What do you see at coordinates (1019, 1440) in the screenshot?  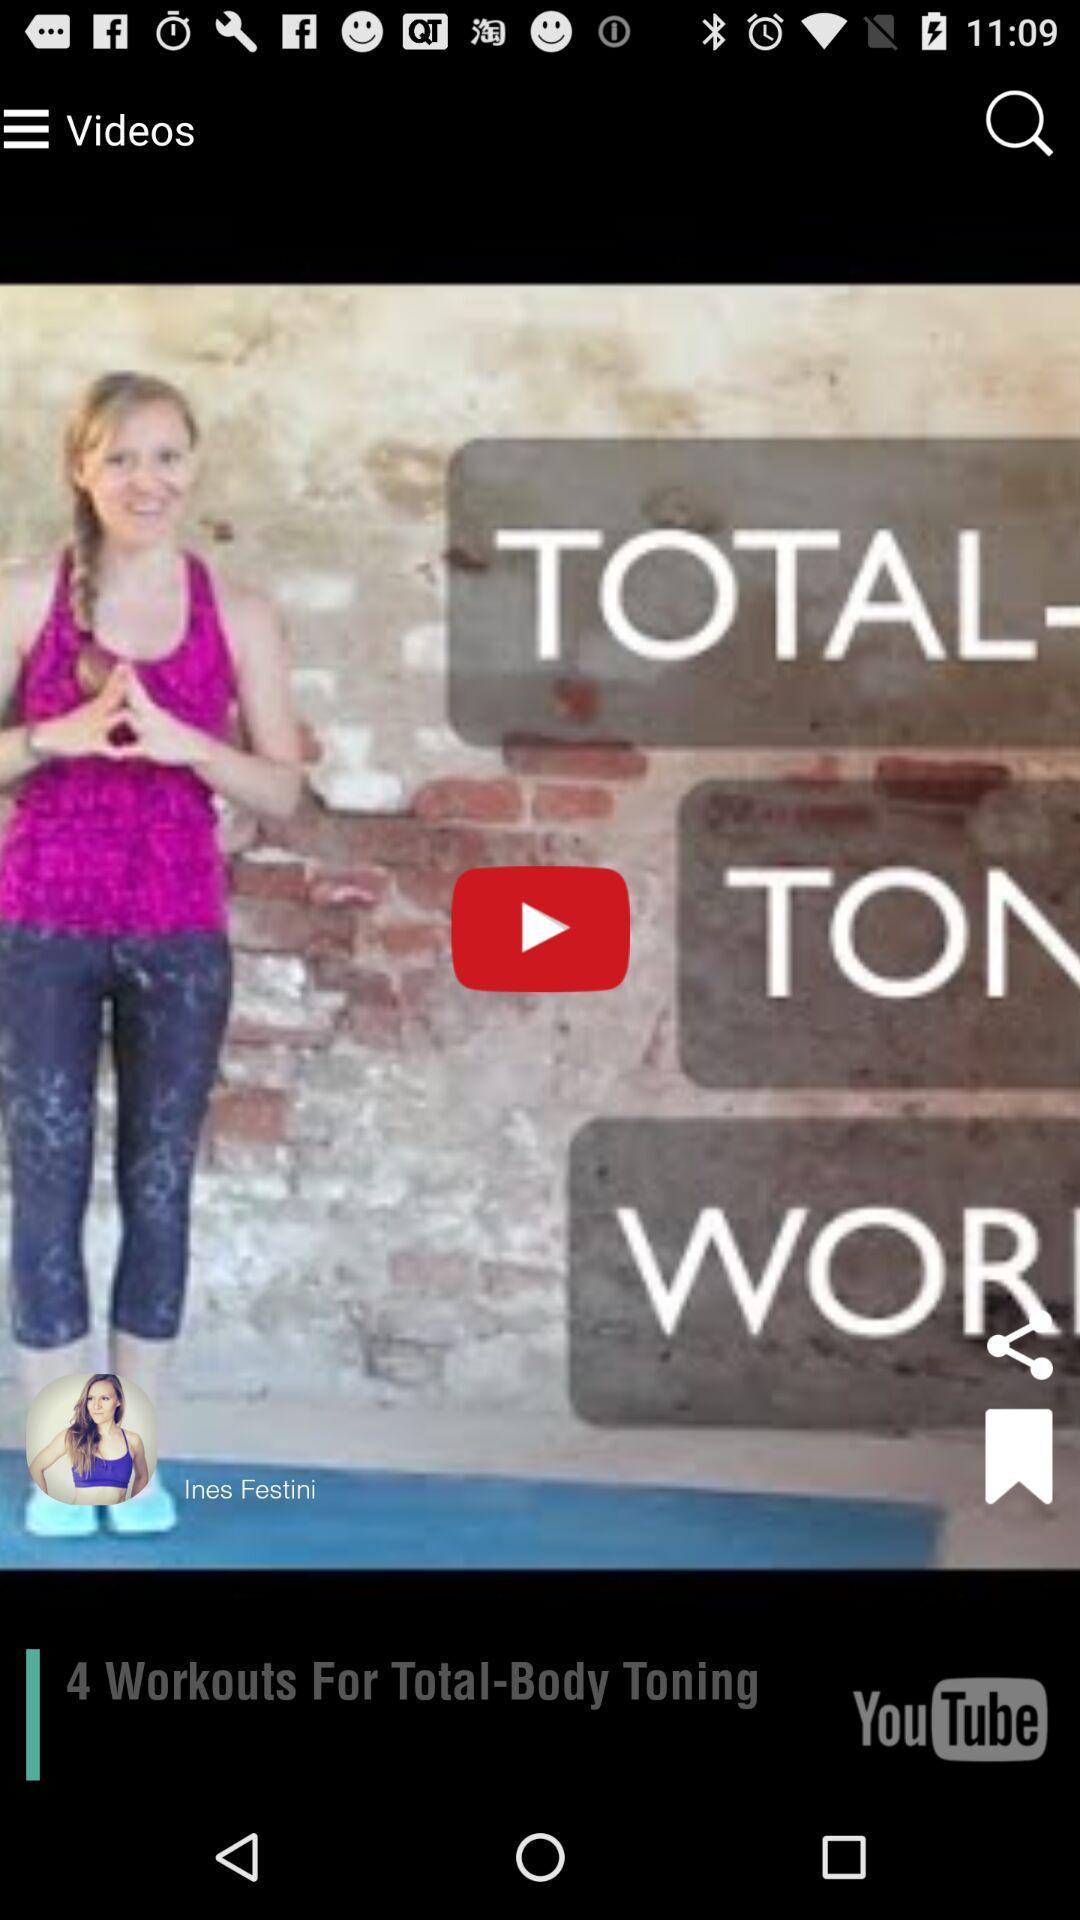 I see `the share icon` at bounding box center [1019, 1440].